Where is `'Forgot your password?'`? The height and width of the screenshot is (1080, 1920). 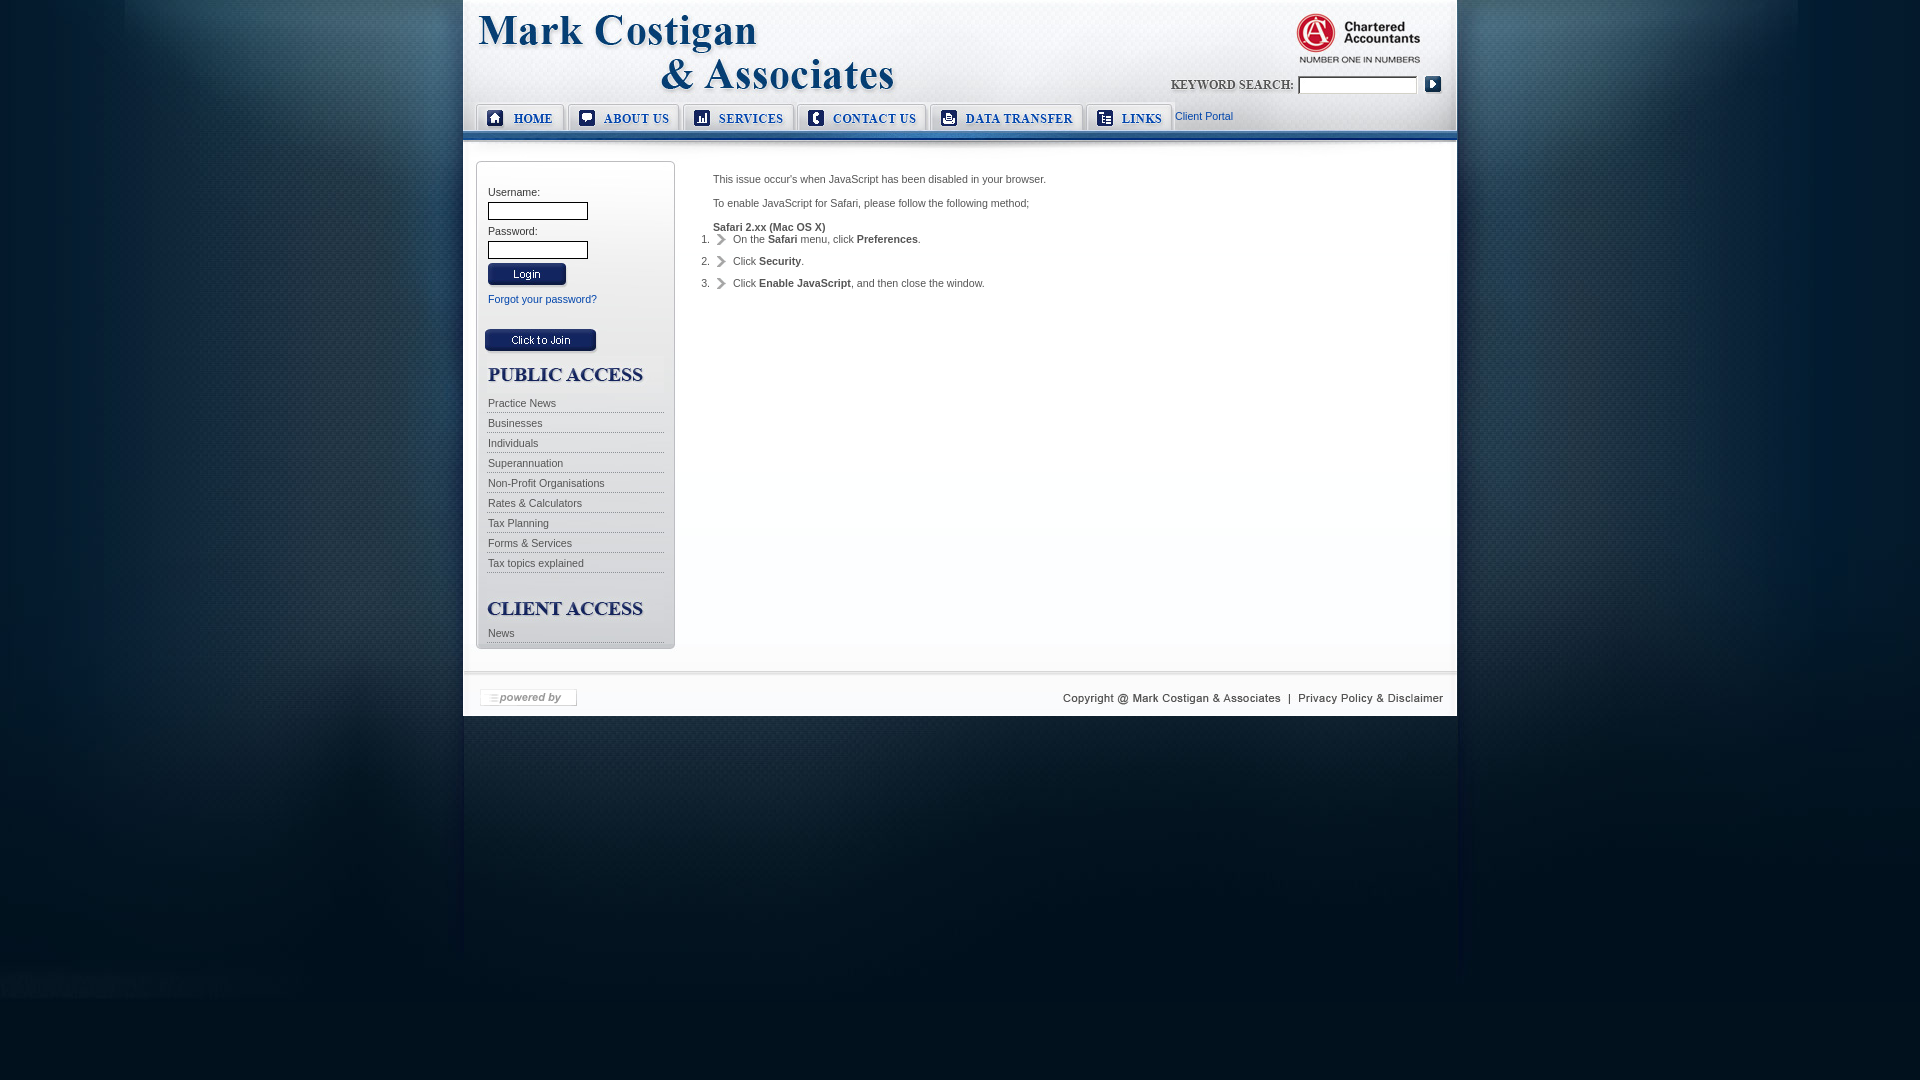 'Forgot your password?' is located at coordinates (542, 299).